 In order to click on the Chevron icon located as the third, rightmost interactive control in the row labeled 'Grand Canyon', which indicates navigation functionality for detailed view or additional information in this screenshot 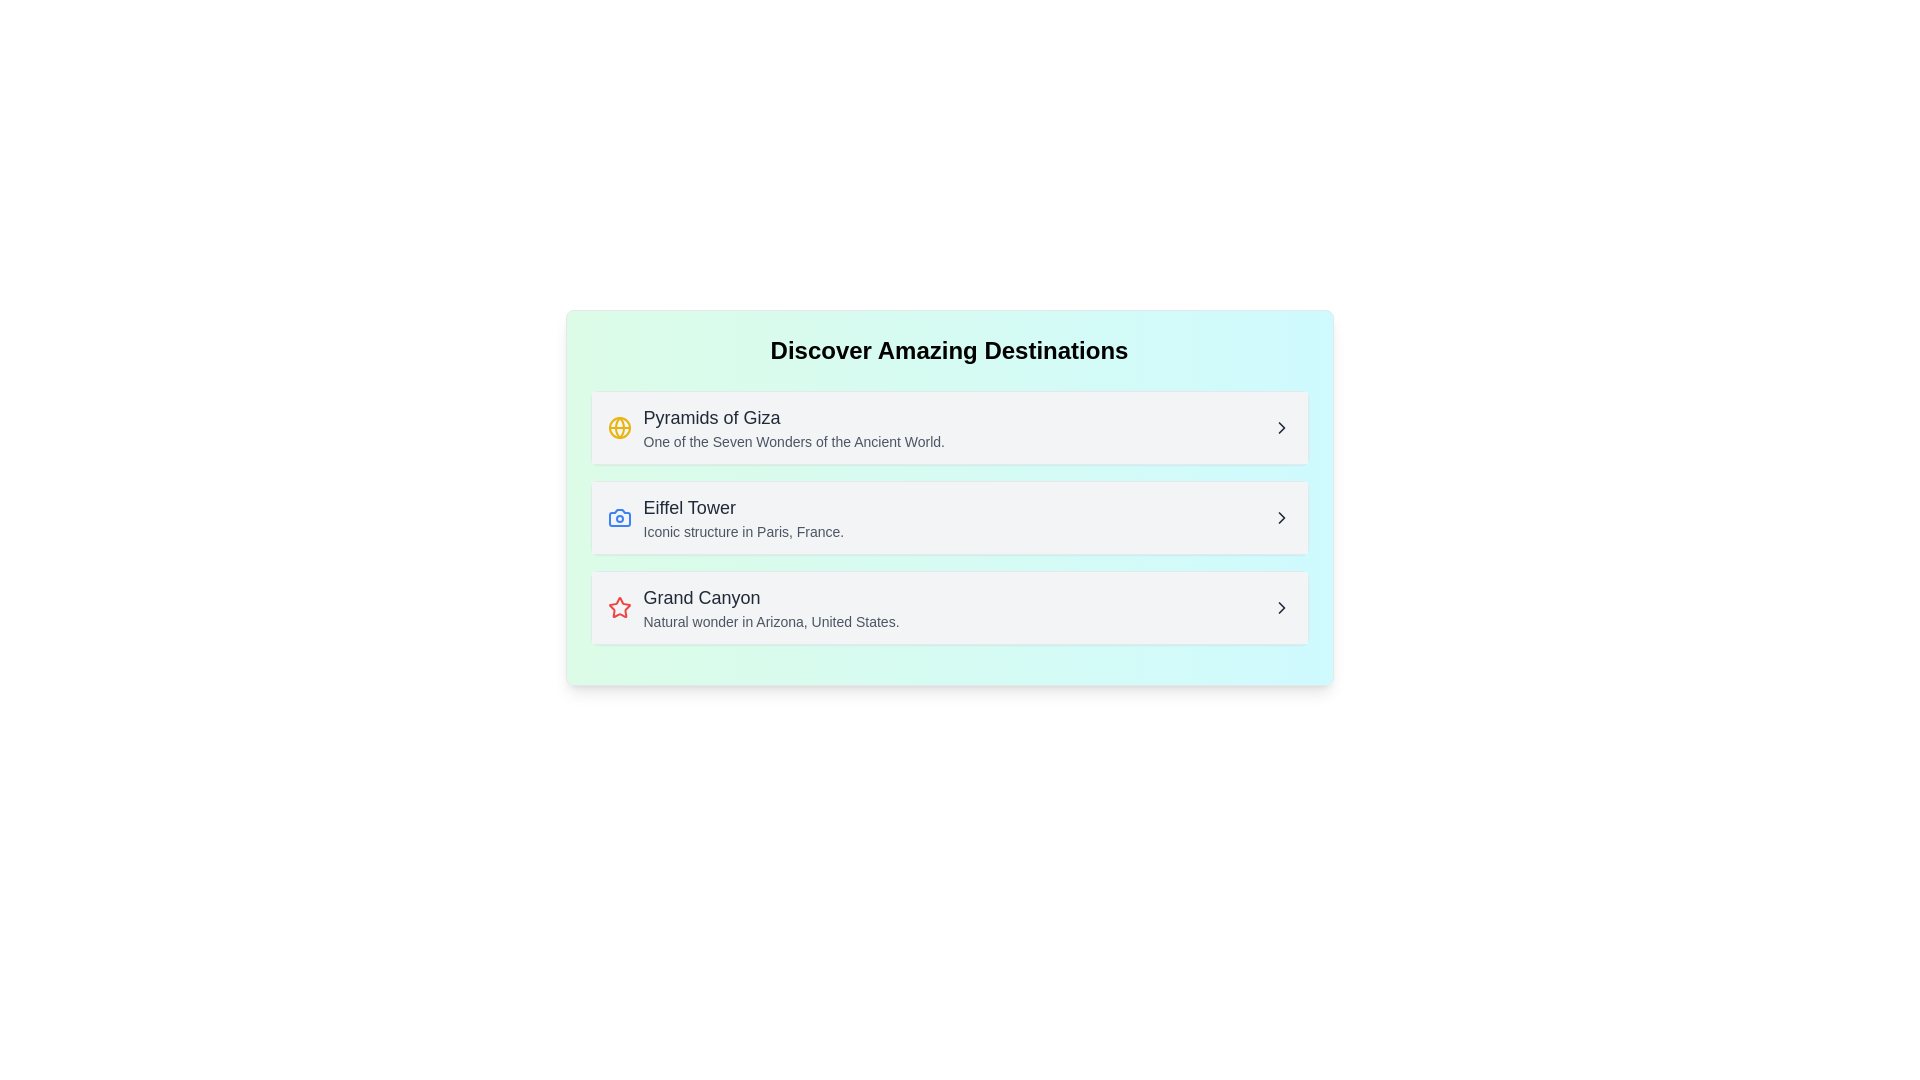, I will do `click(1281, 607)`.